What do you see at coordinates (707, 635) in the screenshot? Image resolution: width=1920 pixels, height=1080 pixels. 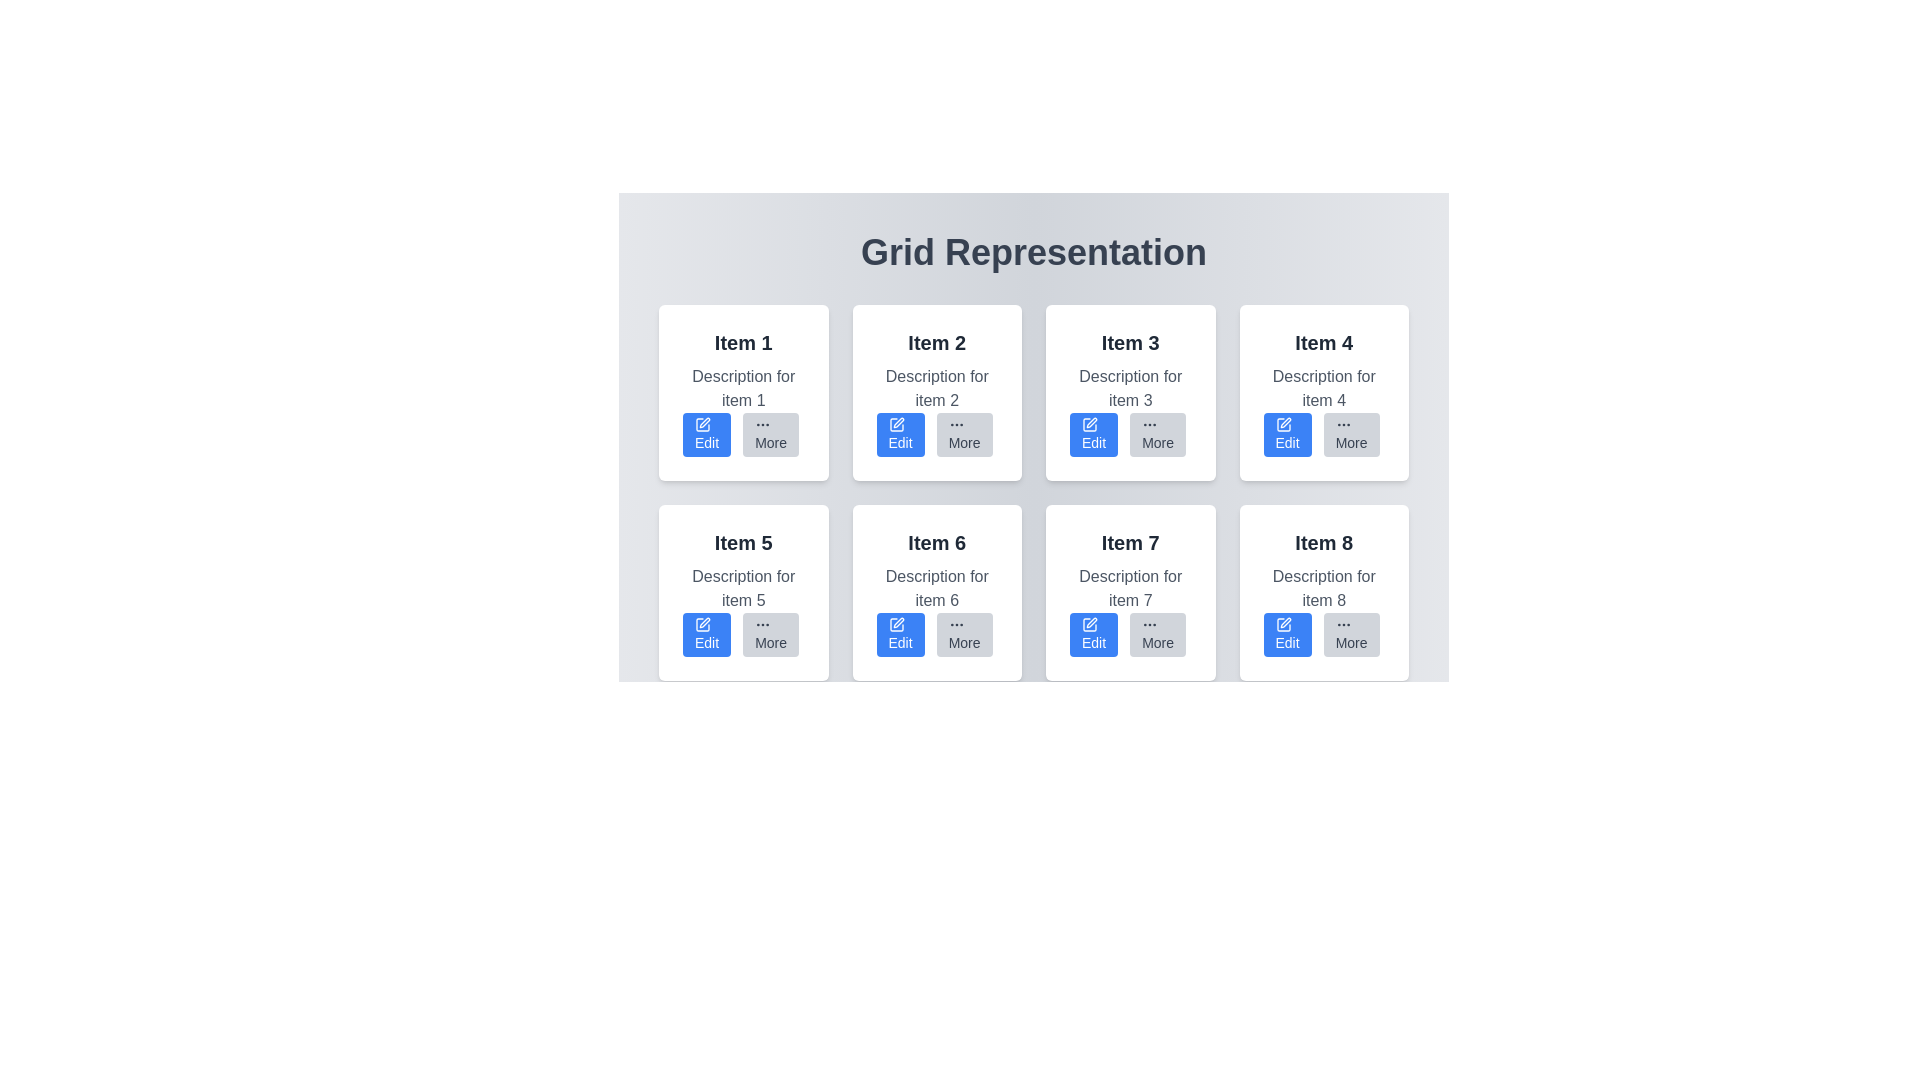 I see `the 'Edit' button with white text on a blue background, located in the bottom-left section of the card for 'Item 5', to initiate editing` at bounding box center [707, 635].